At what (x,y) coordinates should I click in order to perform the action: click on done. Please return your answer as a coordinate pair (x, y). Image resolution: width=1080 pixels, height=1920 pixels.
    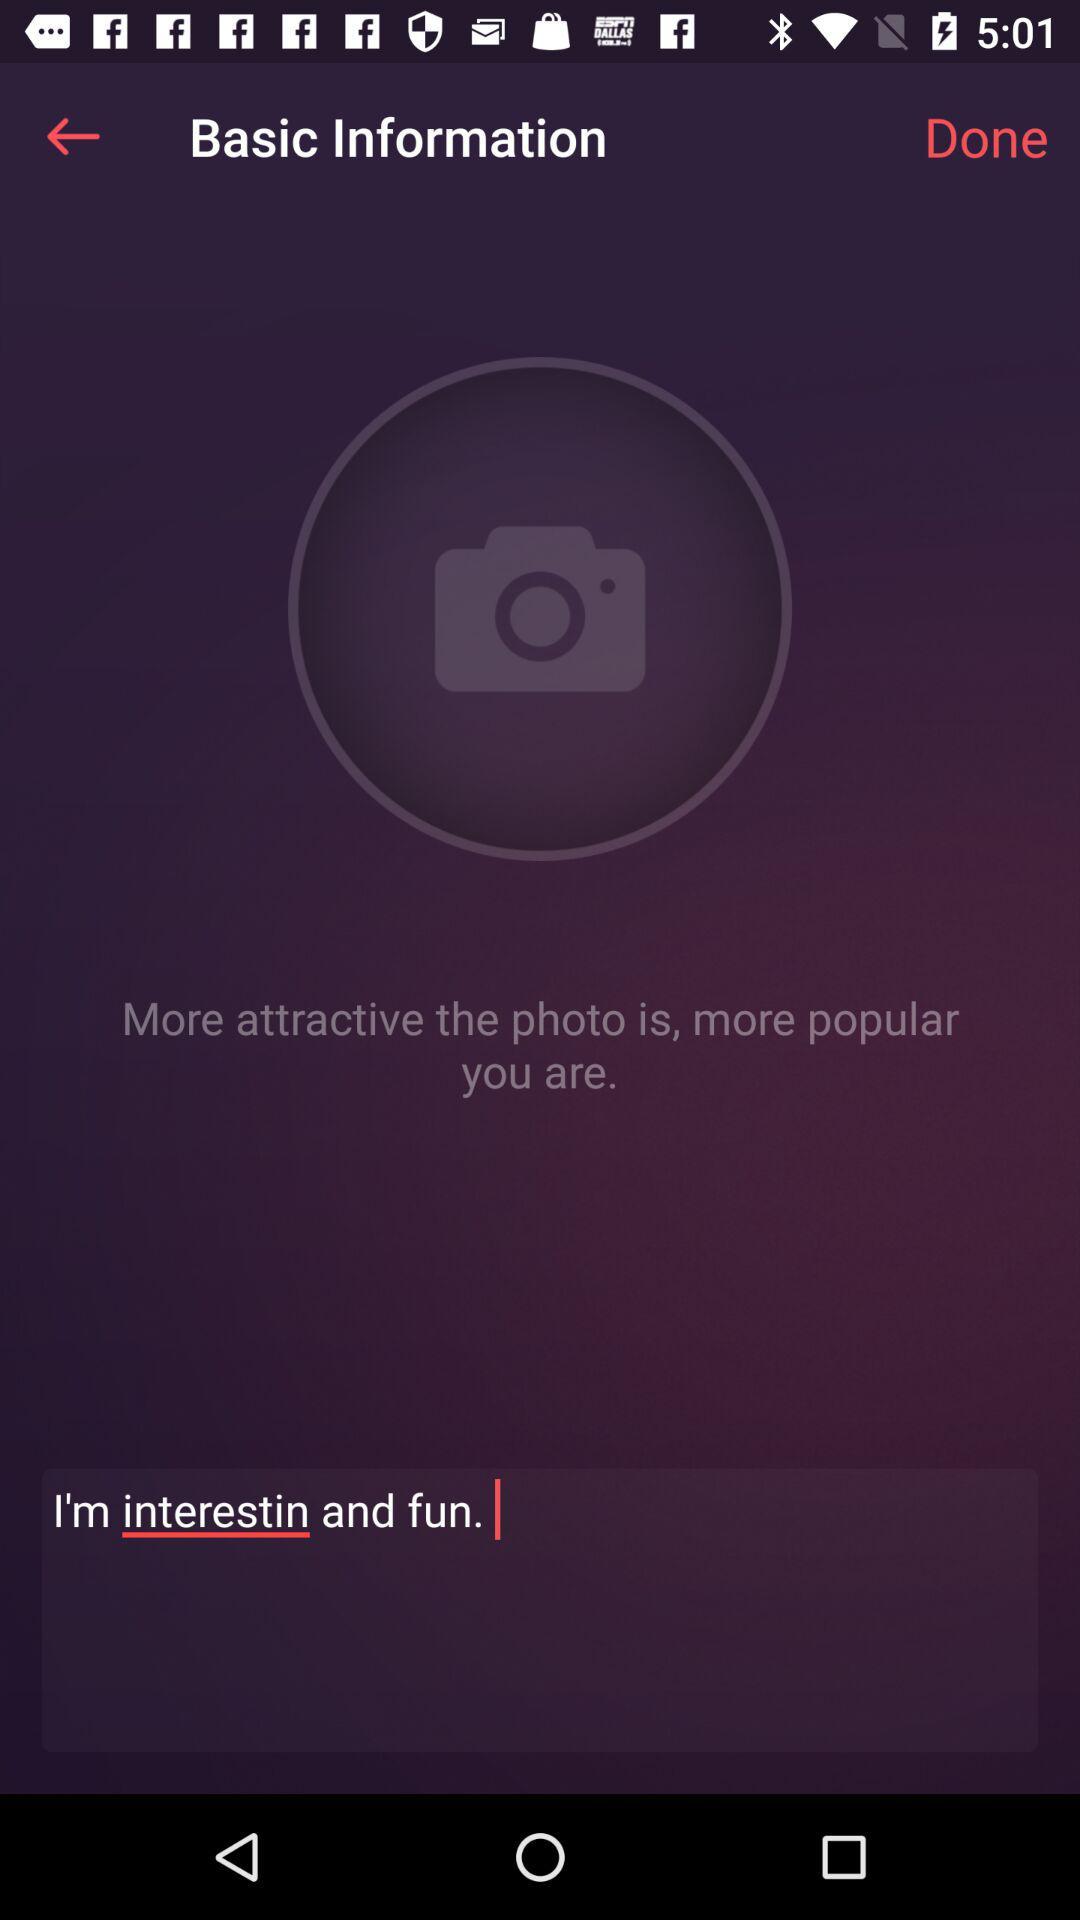
    Looking at the image, I should click on (985, 135).